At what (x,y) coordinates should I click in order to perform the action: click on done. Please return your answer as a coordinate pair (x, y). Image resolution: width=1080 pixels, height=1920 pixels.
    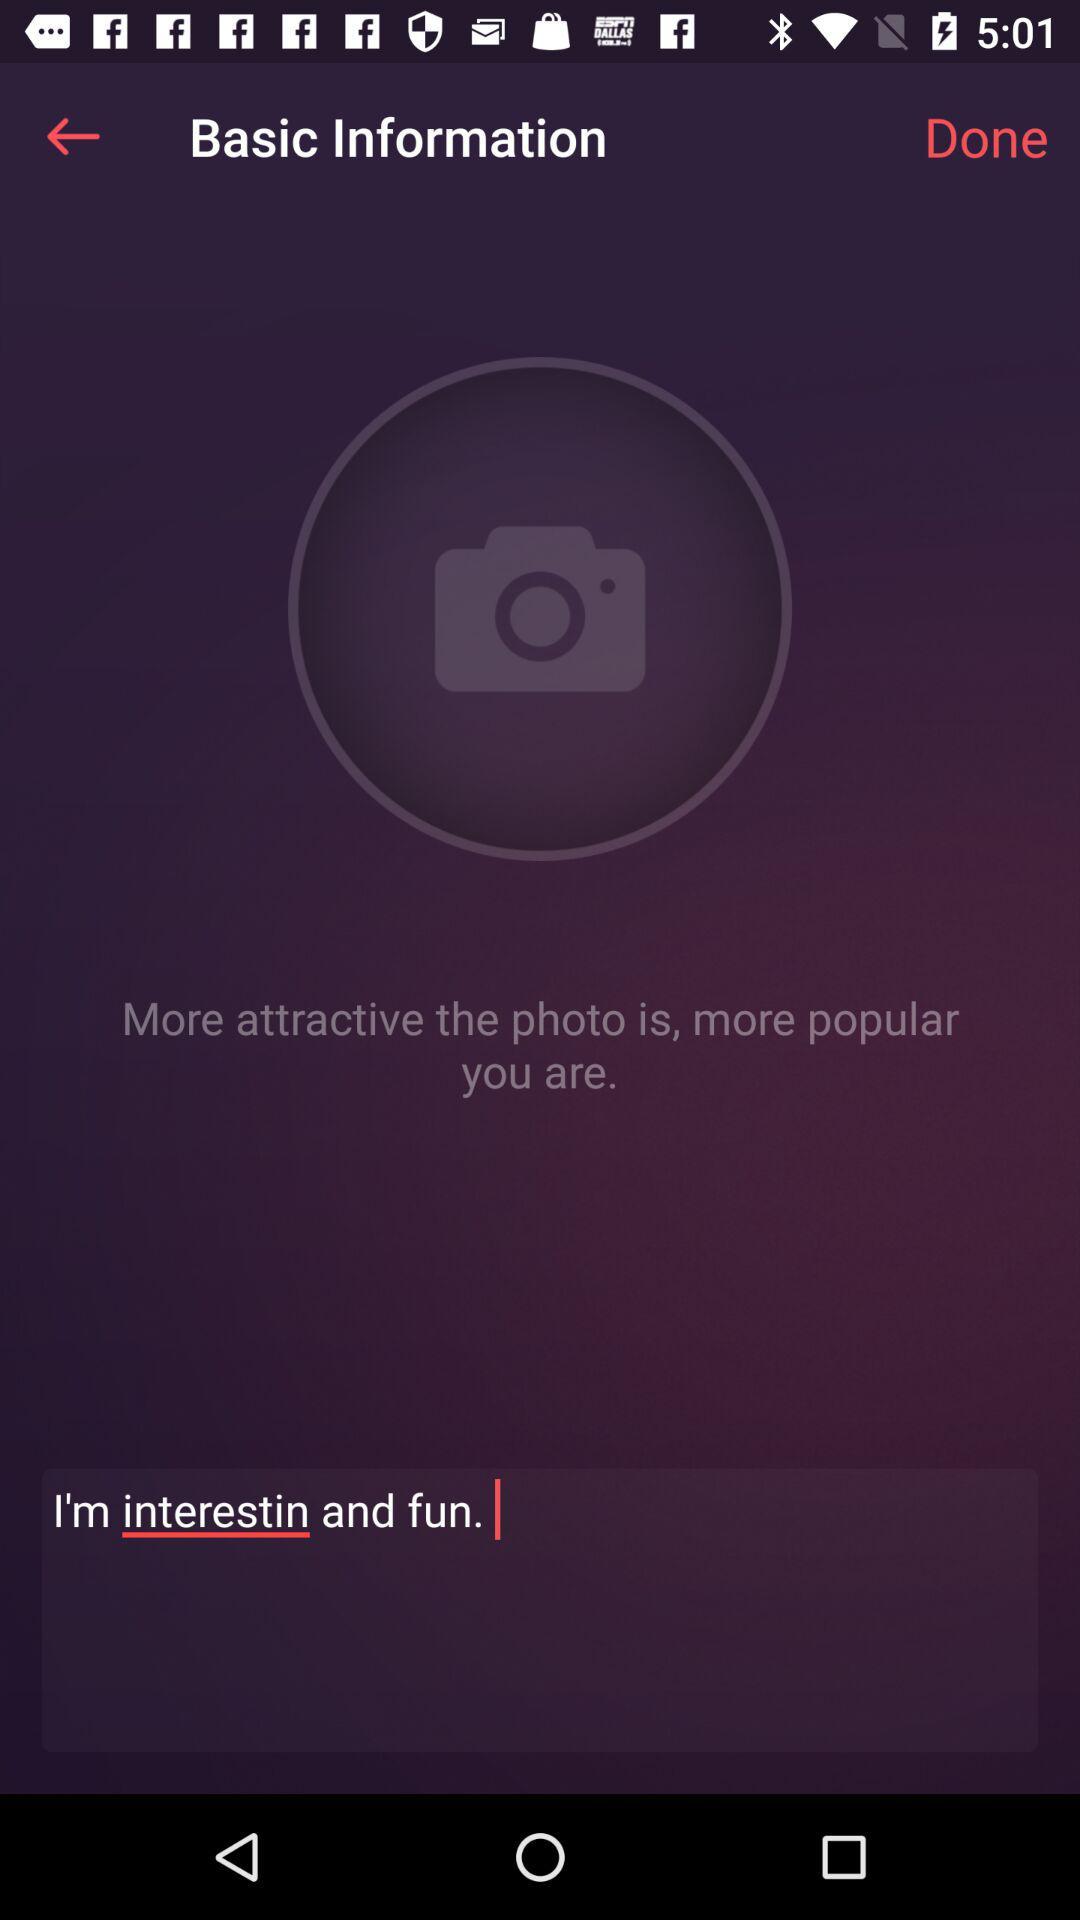
    Looking at the image, I should click on (985, 135).